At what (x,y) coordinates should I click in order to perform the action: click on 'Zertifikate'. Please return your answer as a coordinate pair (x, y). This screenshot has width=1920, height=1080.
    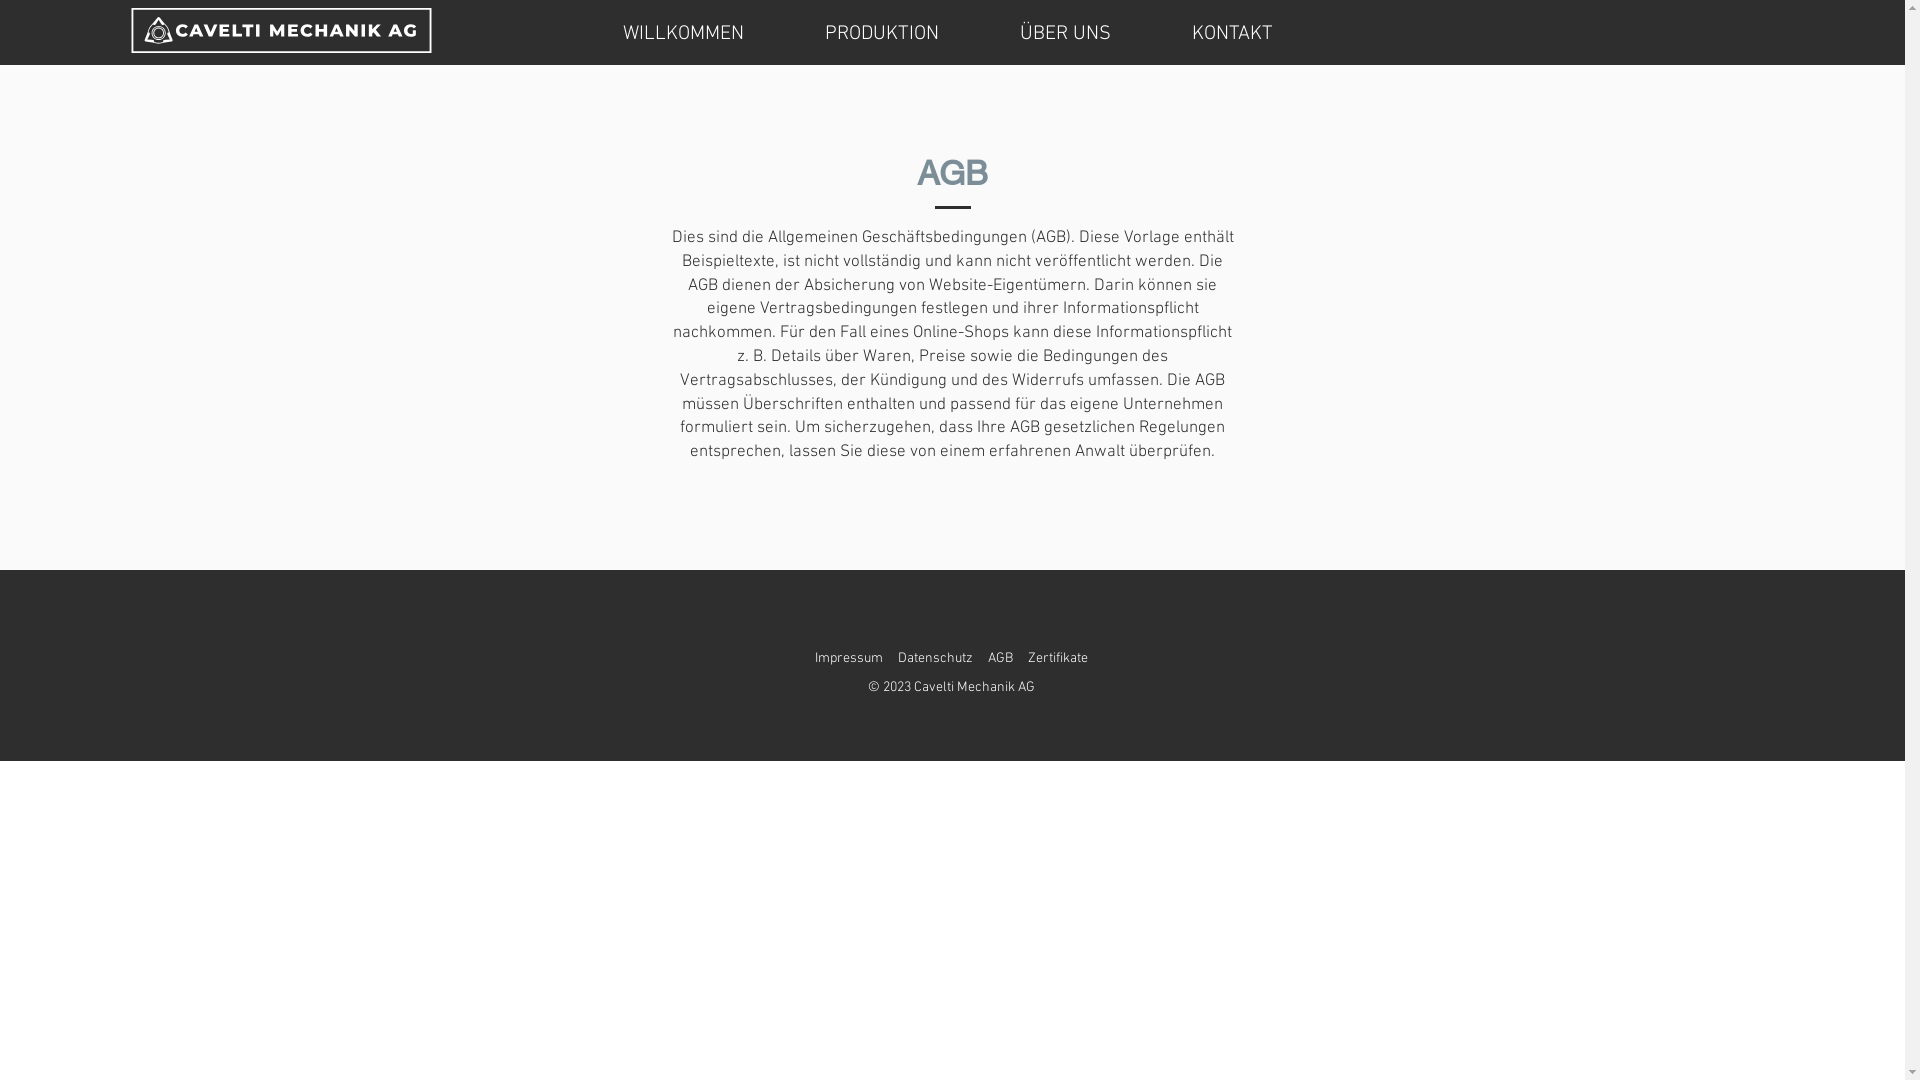
    Looking at the image, I should click on (1056, 658).